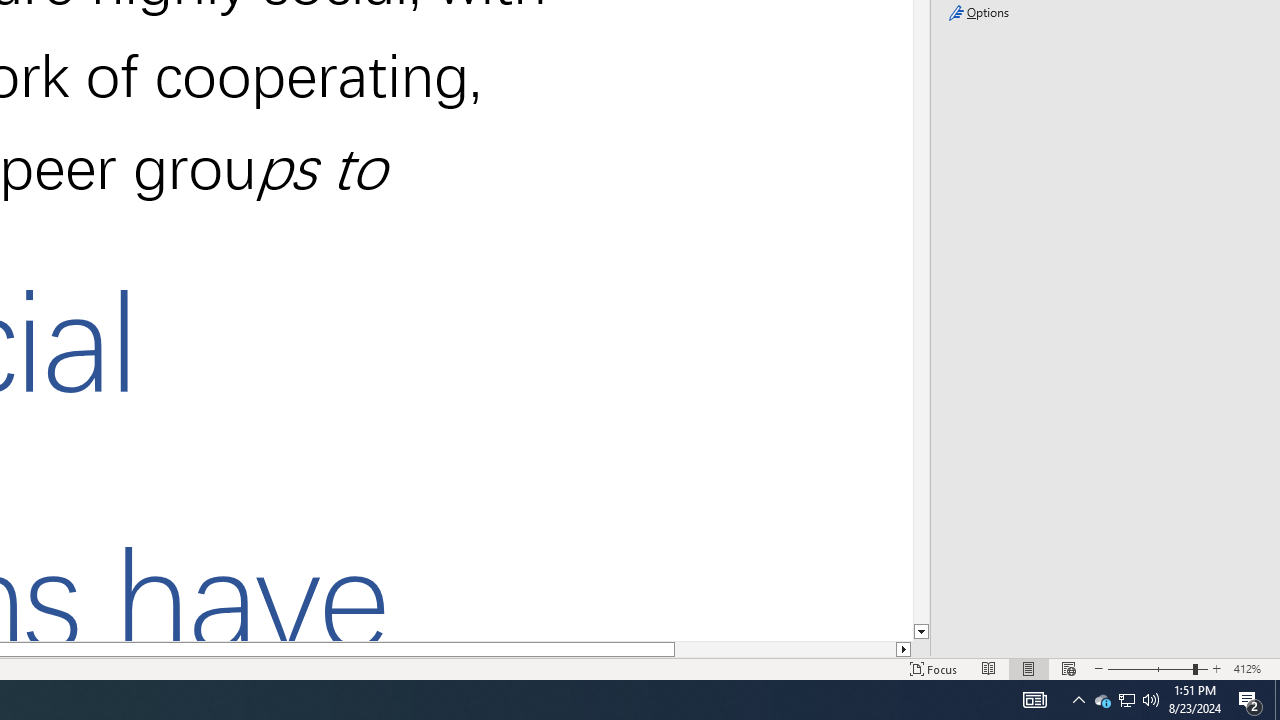 The image size is (1280, 720). Describe the element at coordinates (1029, 669) in the screenshot. I see `'Print Layout'` at that location.